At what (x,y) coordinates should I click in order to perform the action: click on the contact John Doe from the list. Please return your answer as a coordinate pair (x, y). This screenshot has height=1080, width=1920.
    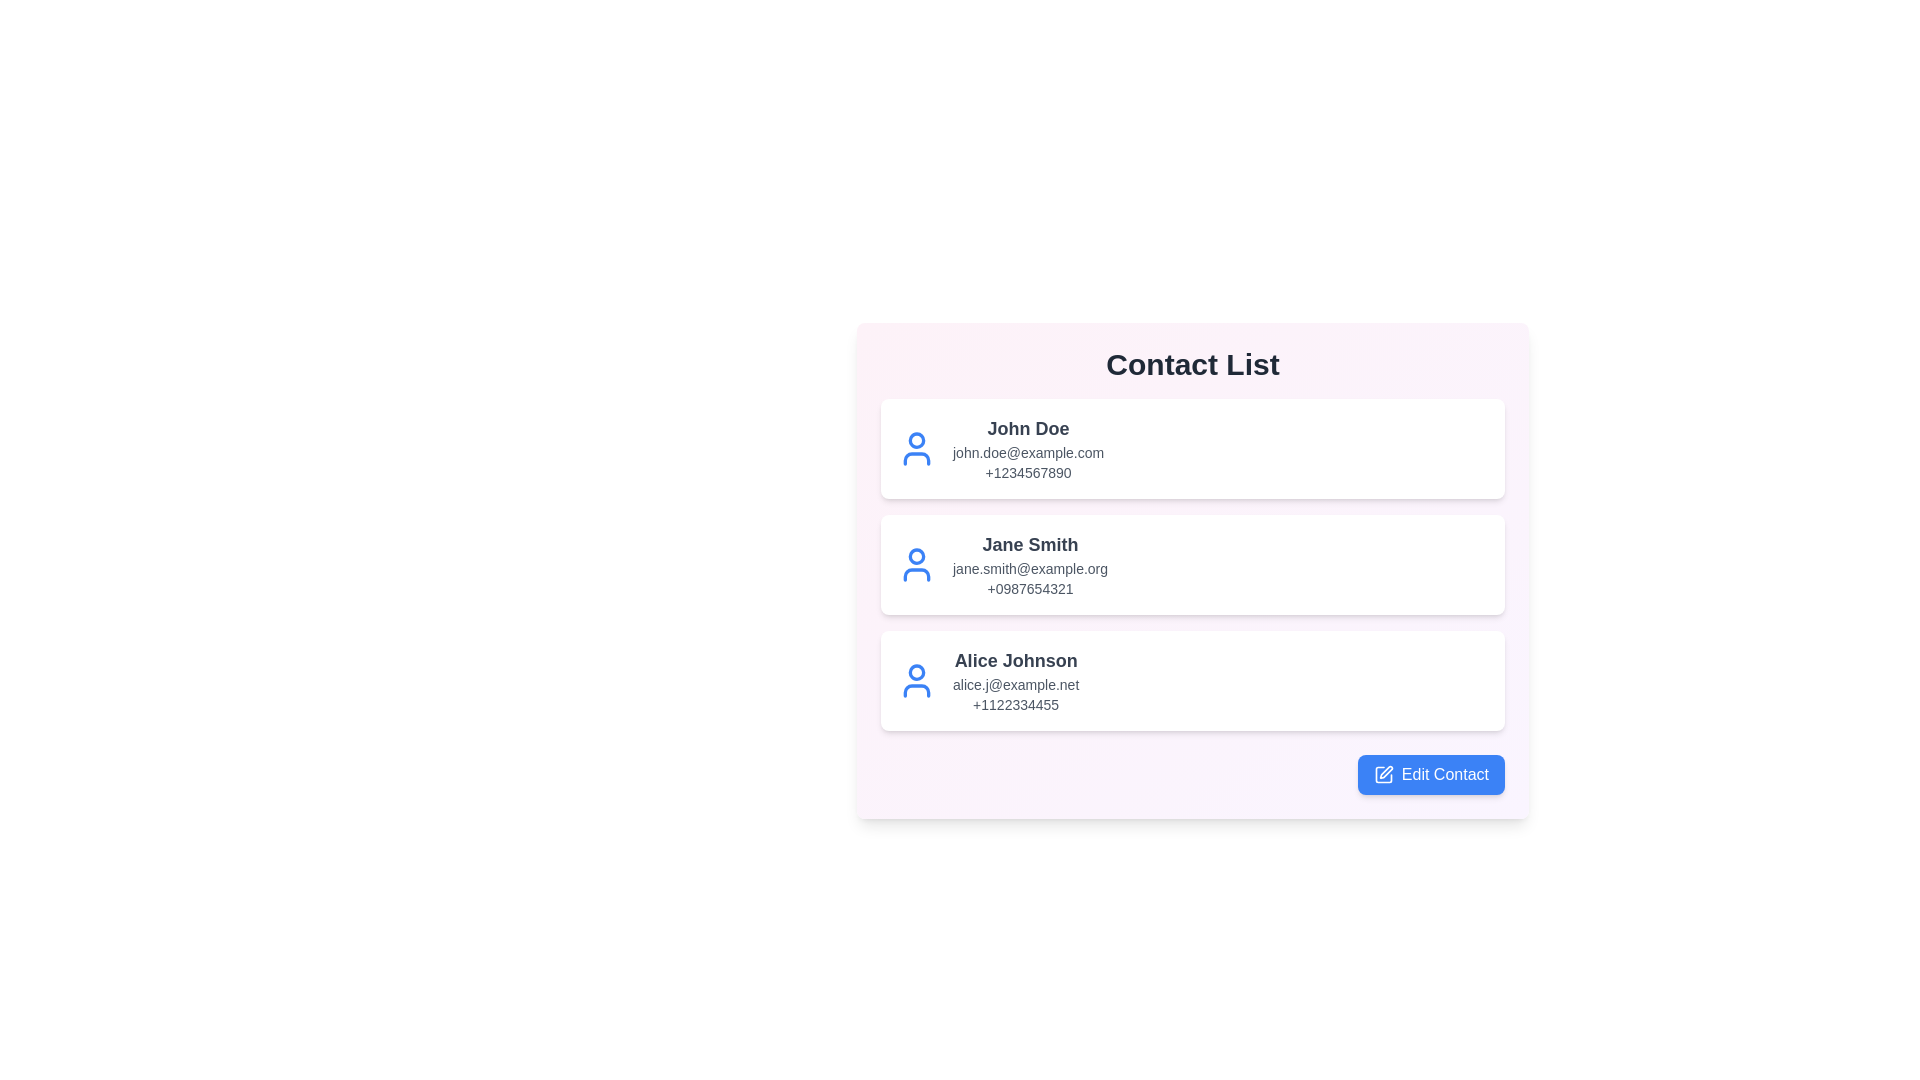
    Looking at the image, I should click on (1193, 447).